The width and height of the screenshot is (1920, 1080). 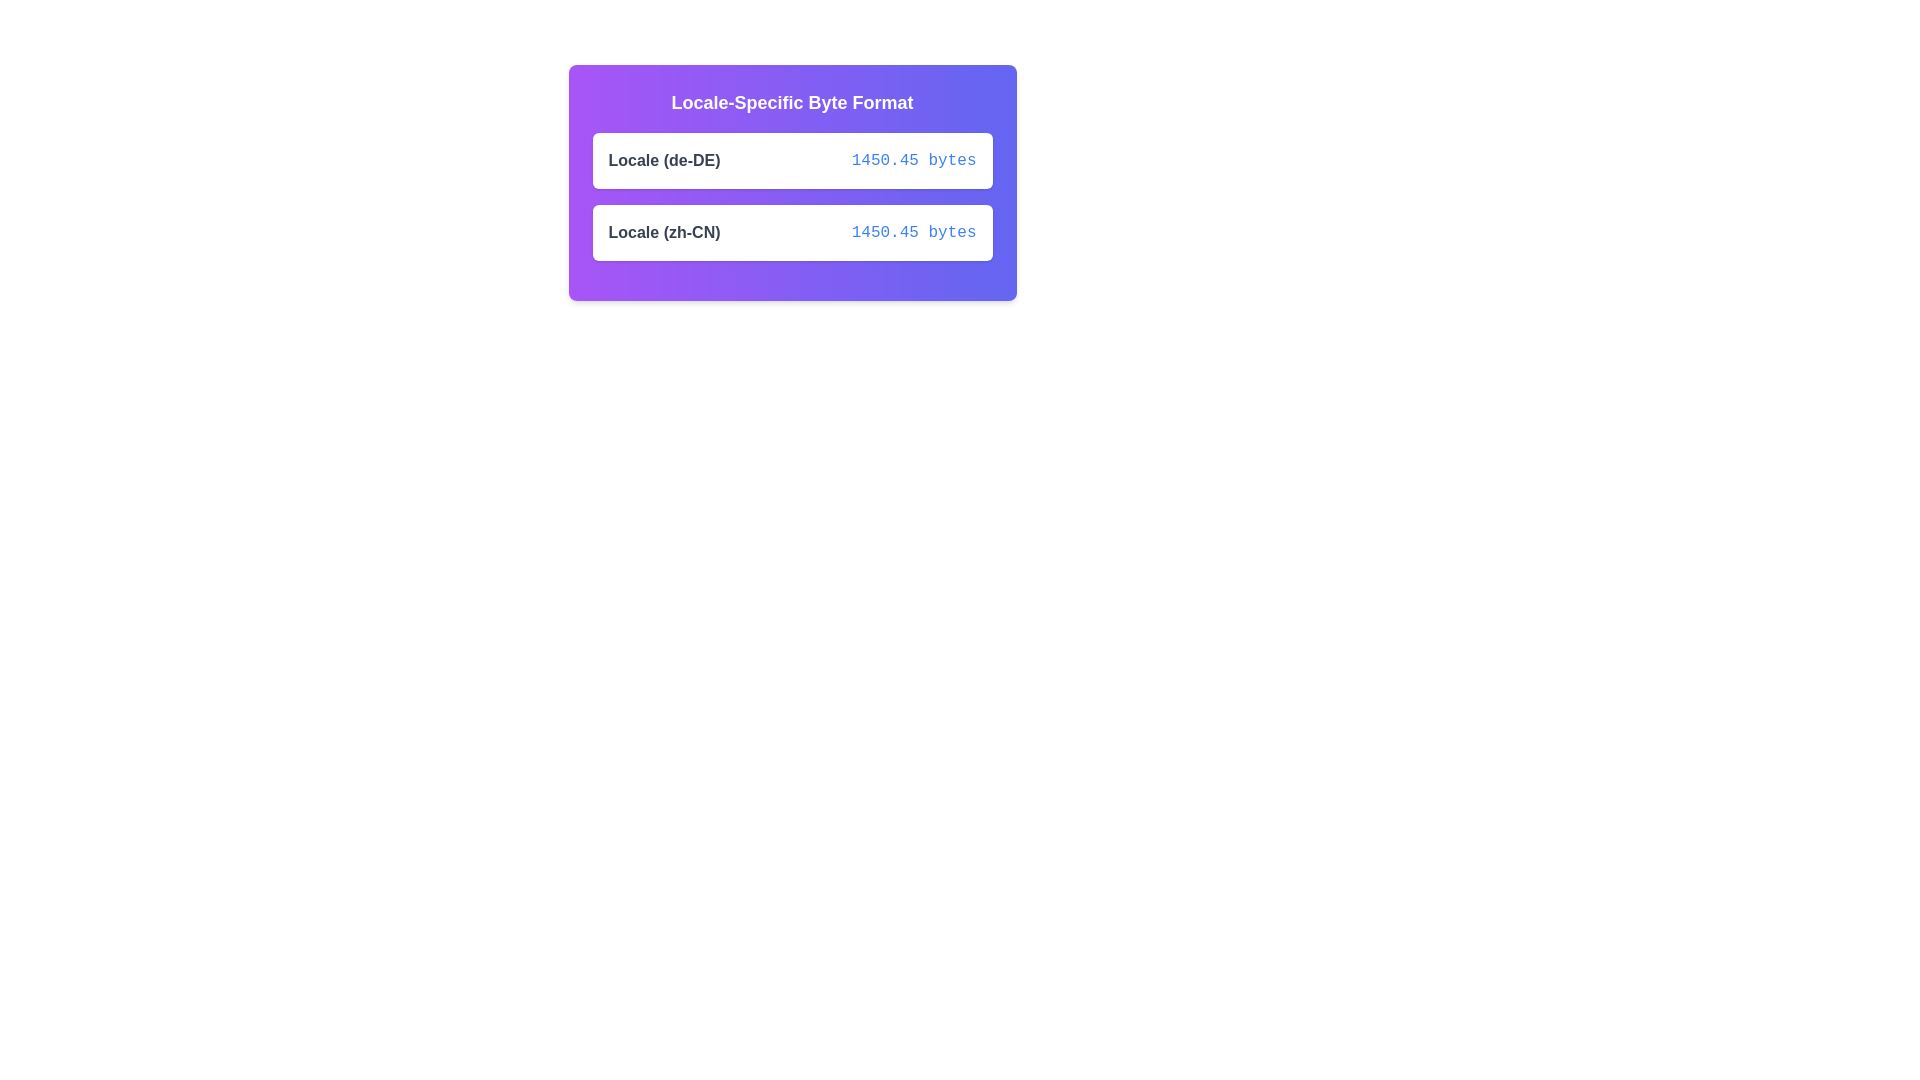 What do you see at coordinates (913, 160) in the screenshot?
I see `the static text element displaying '1450.45 bytes' in blue color, which is aligned to the right within the card labeled 'Locale-Specific Byte Format'` at bounding box center [913, 160].